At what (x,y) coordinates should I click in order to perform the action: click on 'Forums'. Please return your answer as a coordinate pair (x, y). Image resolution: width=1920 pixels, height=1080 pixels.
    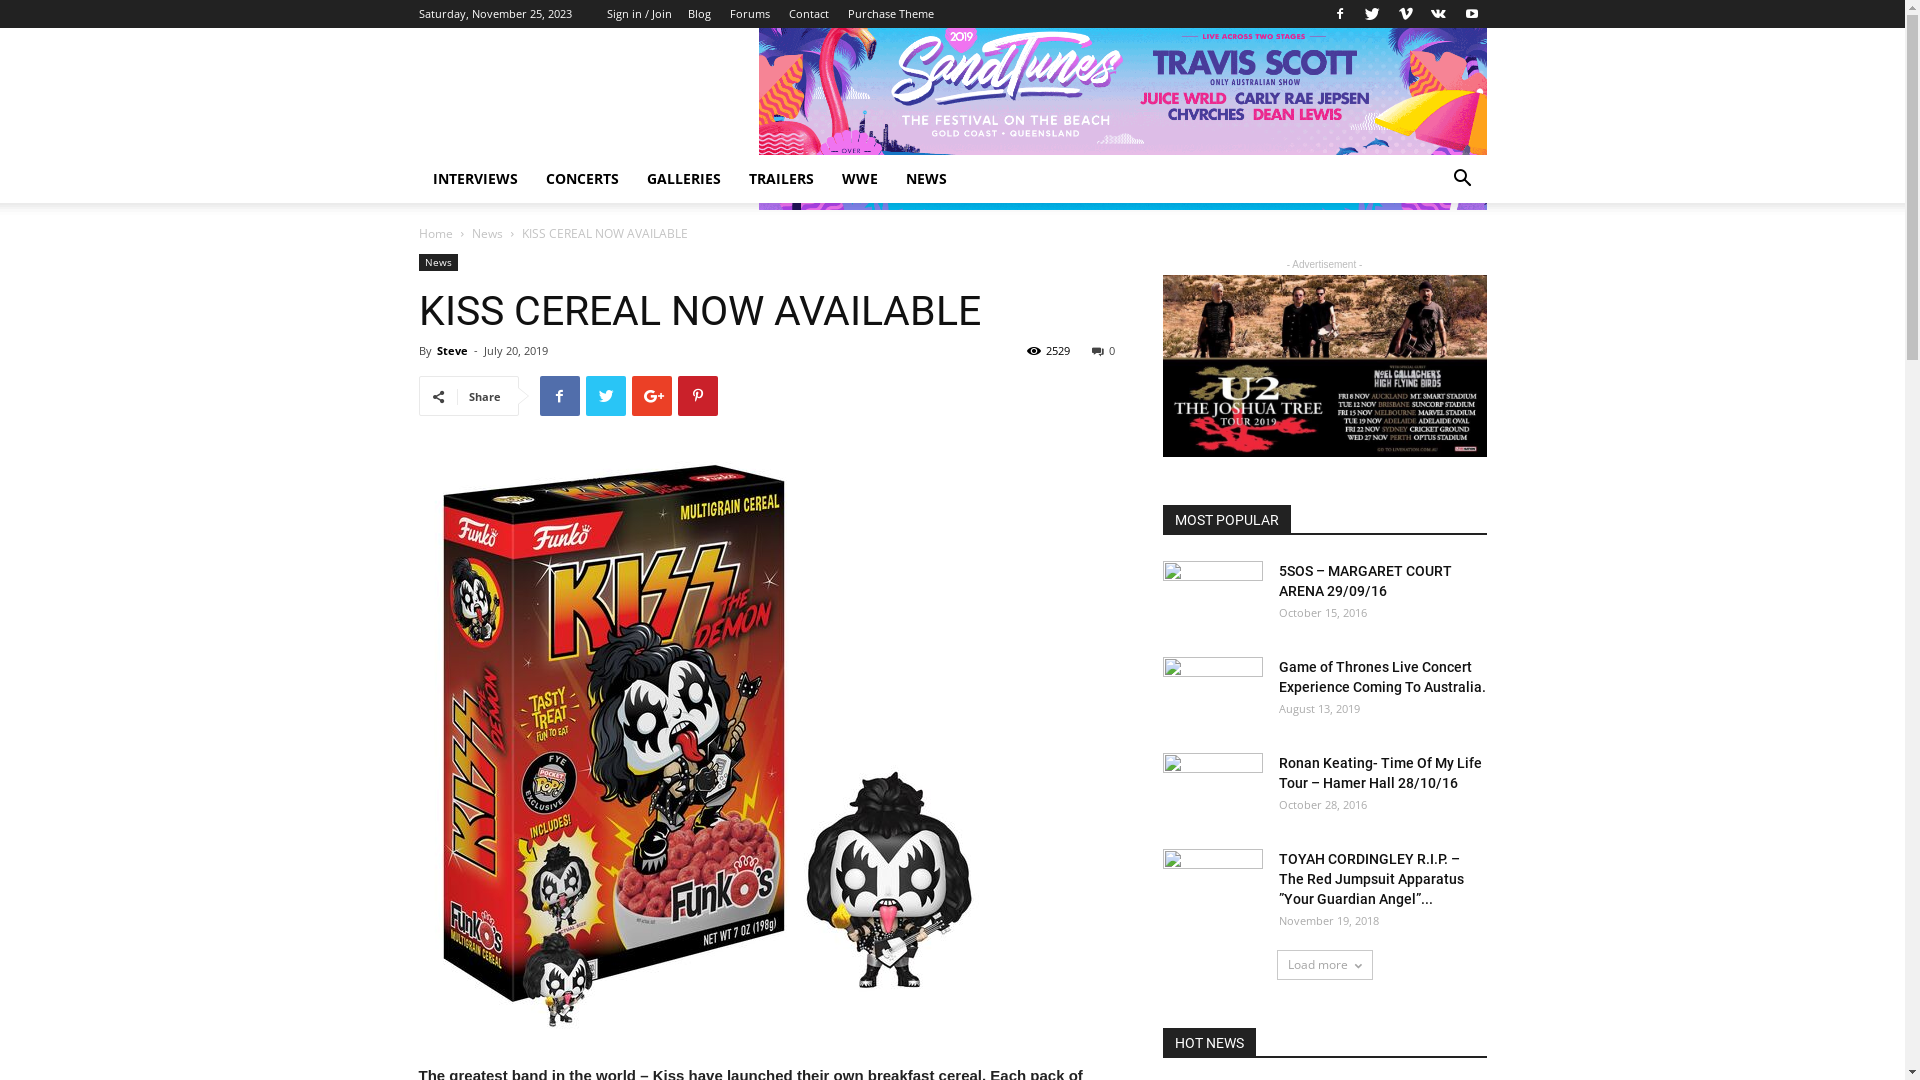
    Looking at the image, I should click on (748, 13).